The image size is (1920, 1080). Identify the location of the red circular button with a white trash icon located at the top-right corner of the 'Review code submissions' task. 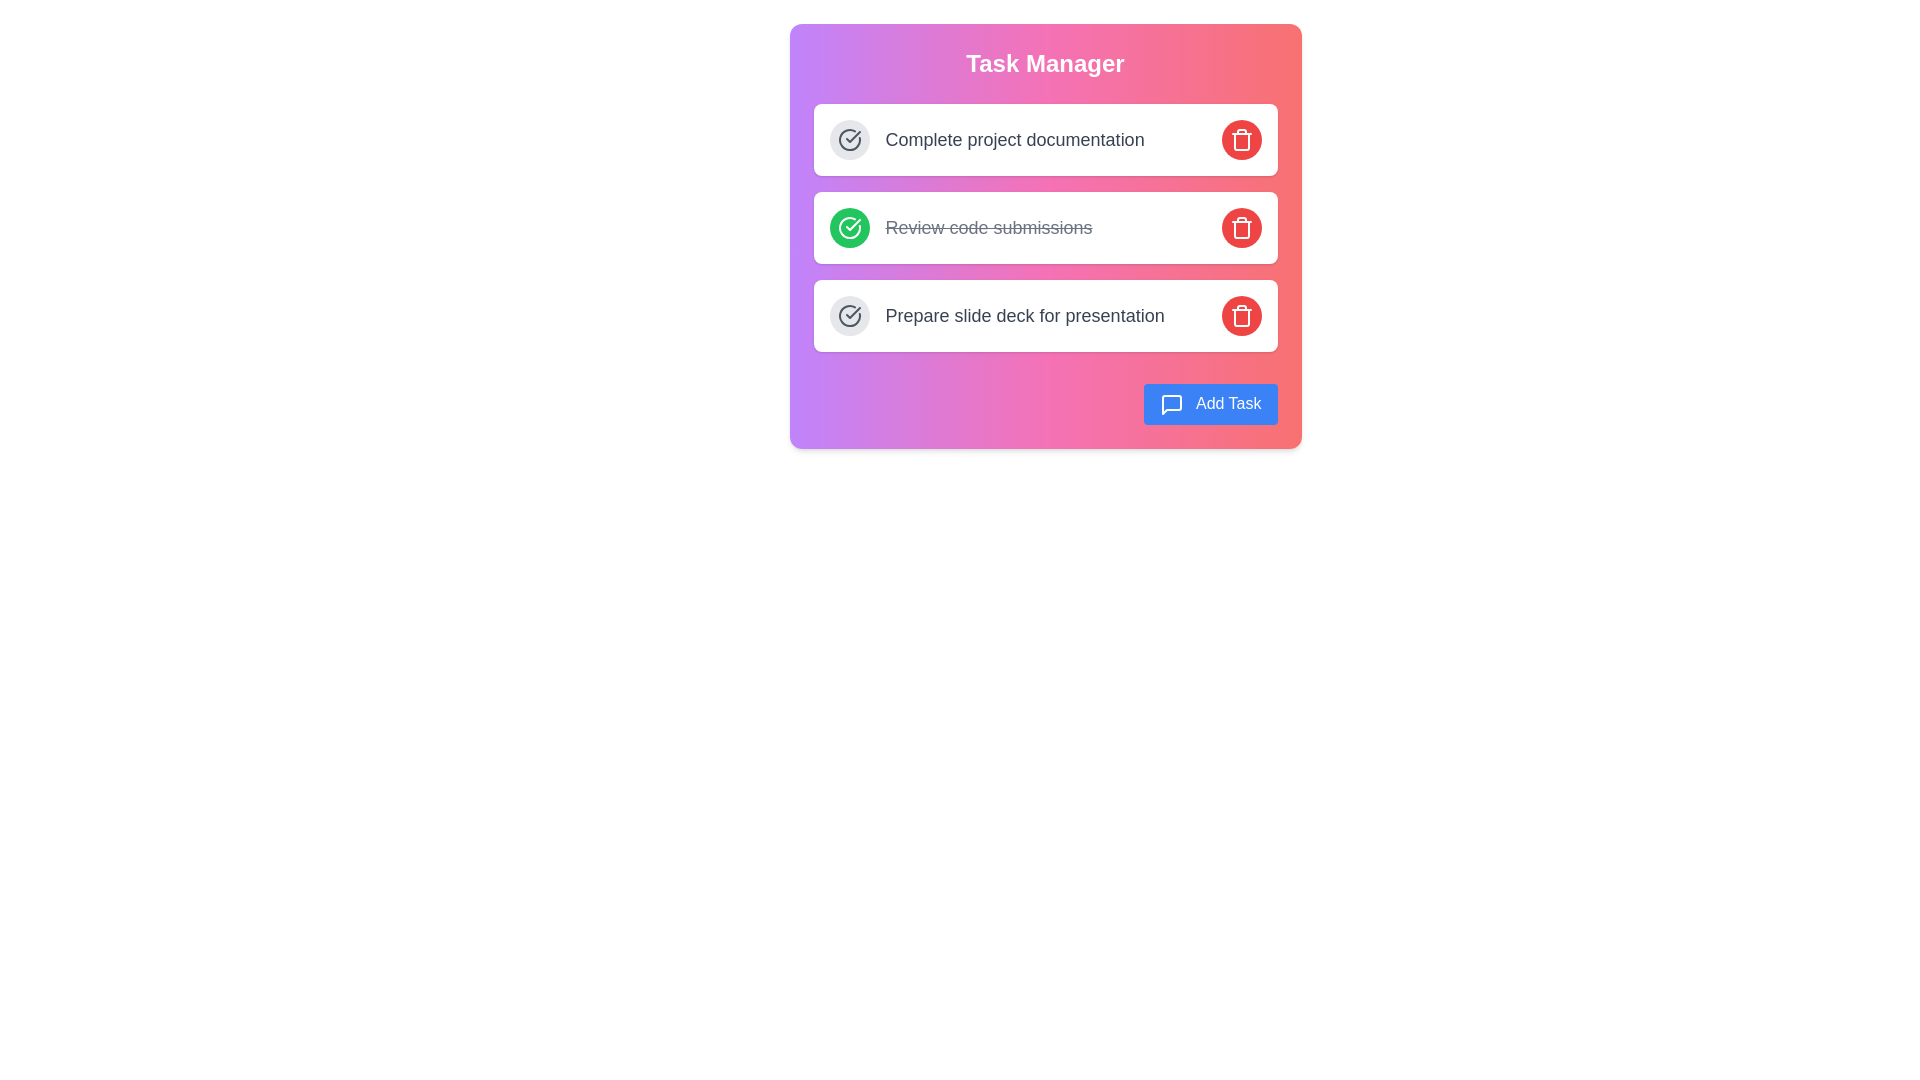
(1240, 226).